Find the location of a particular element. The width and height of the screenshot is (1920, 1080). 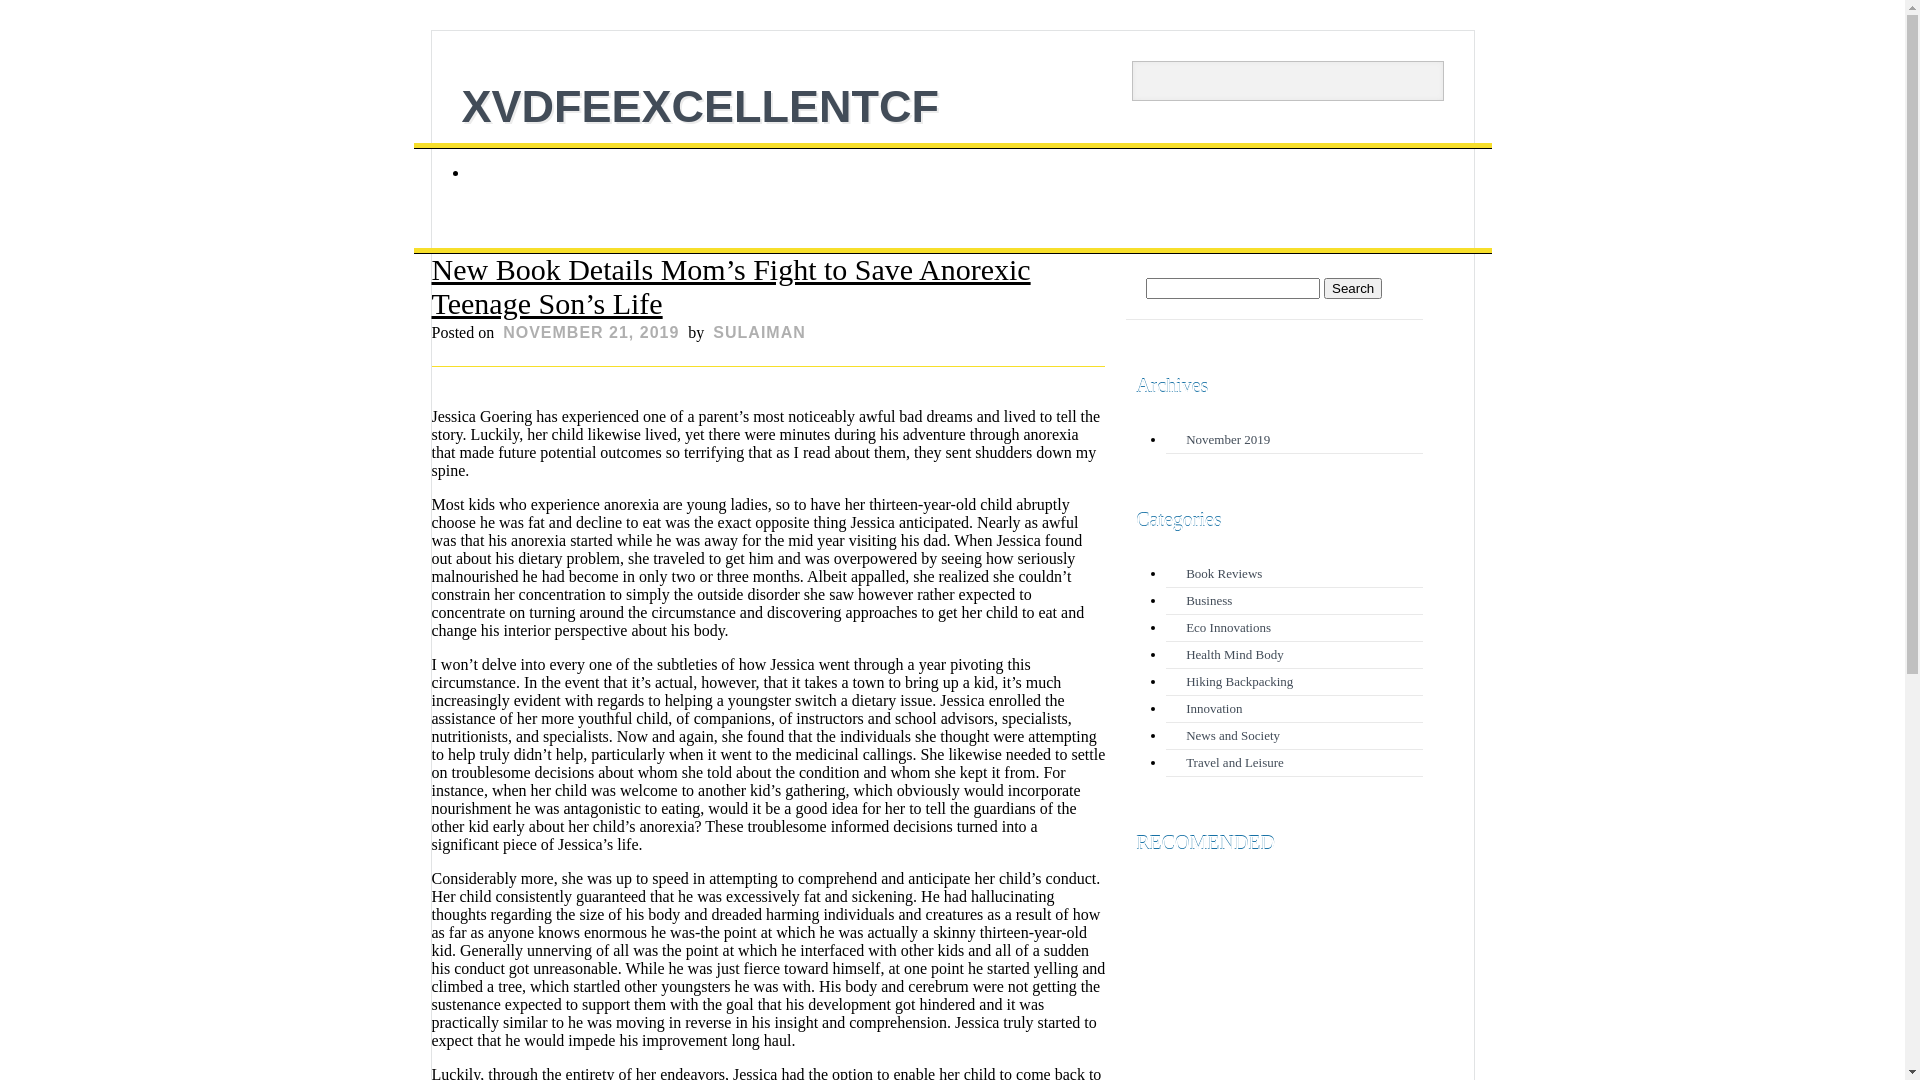

'News and Society' is located at coordinates (1232, 735).